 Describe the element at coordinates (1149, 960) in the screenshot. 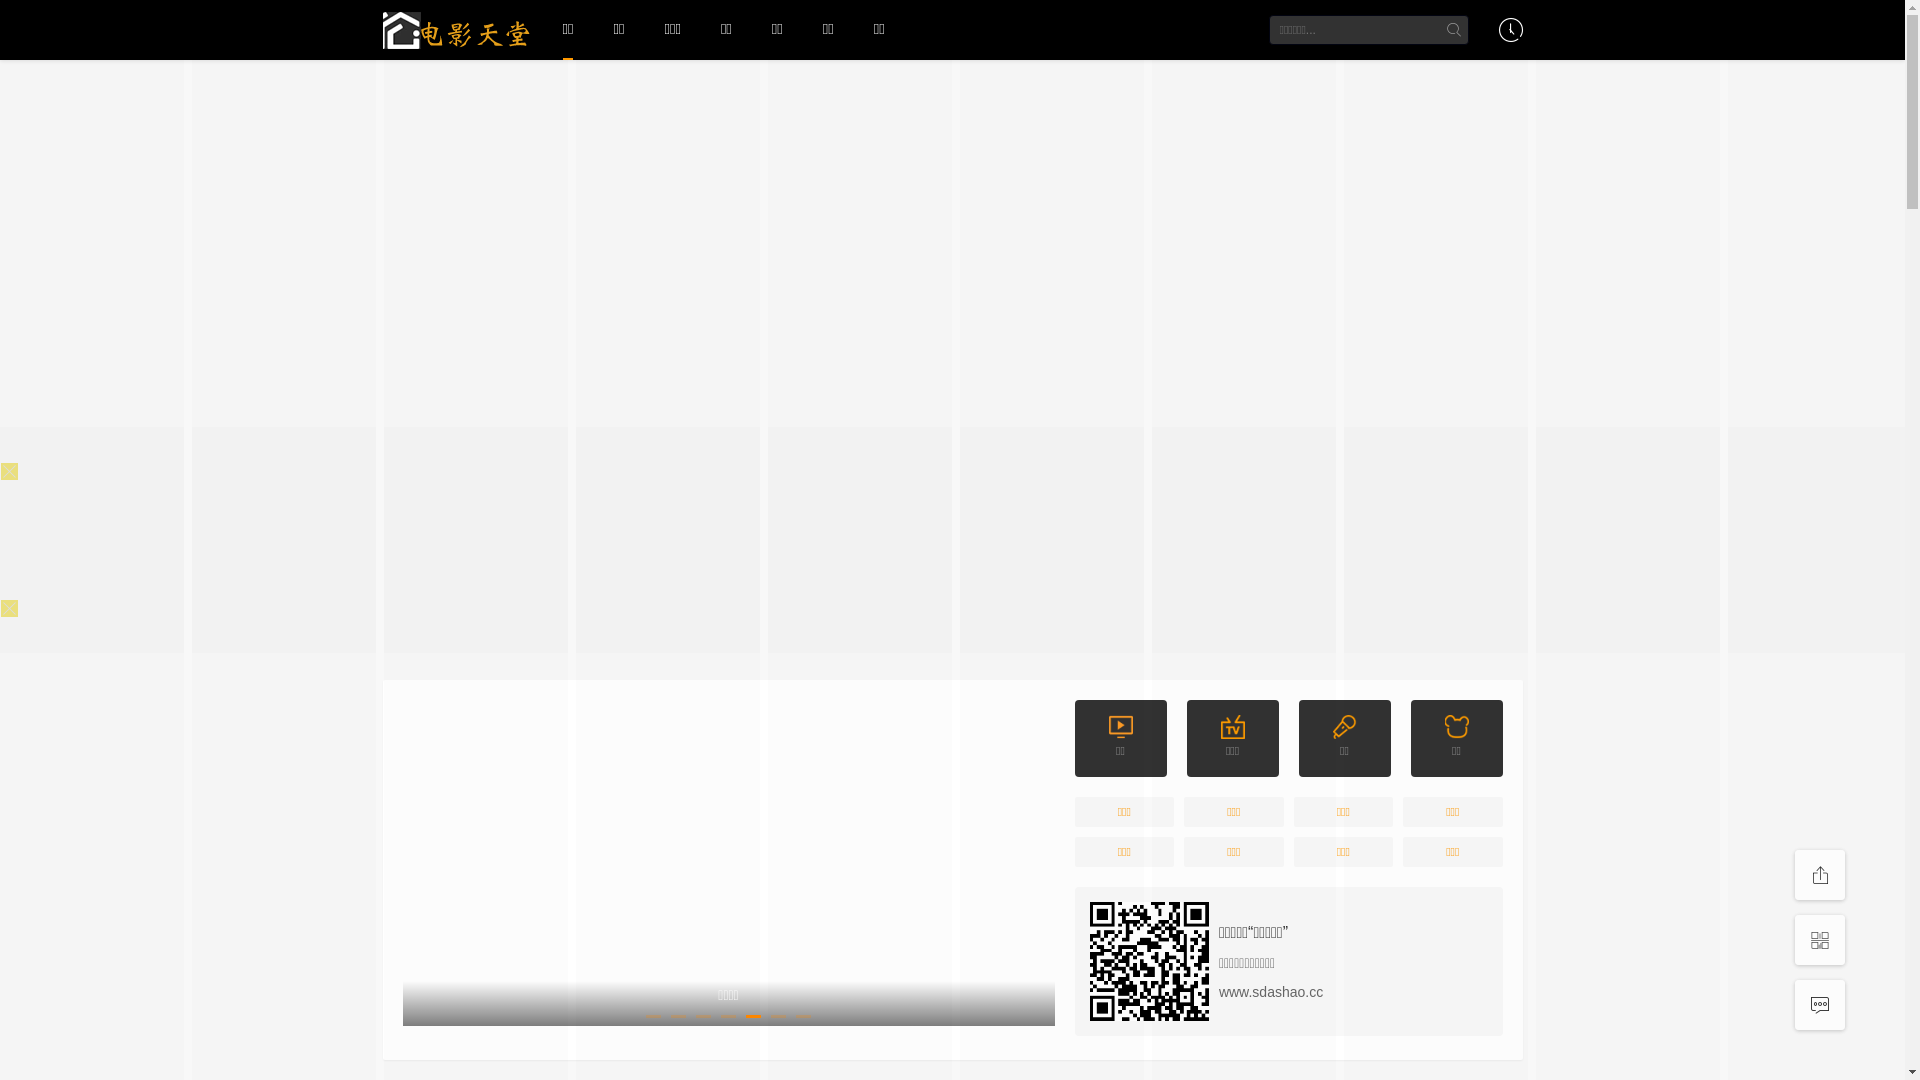

I see `'http://www.sdashao.cc/'` at that location.